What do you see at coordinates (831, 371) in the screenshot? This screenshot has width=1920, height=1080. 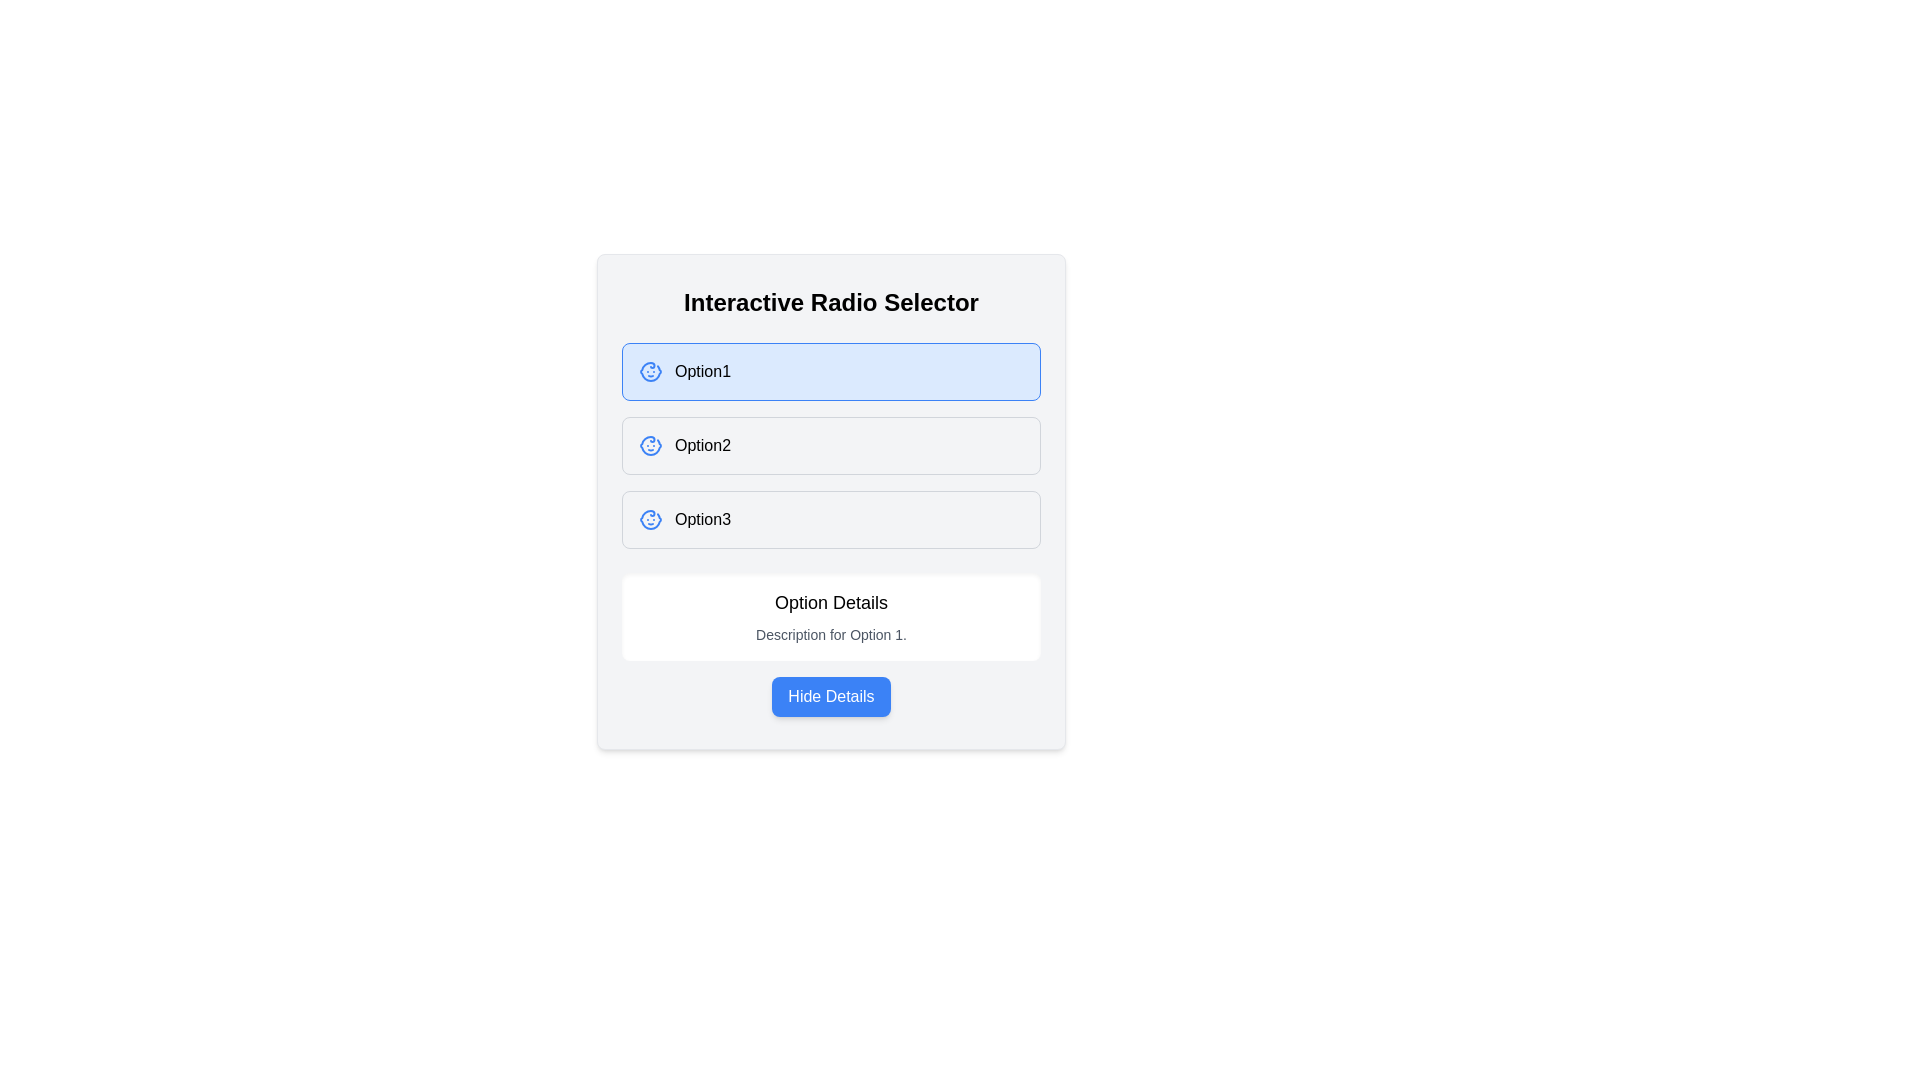 I see `the first radio button labeled 'Option1'` at bounding box center [831, 371].